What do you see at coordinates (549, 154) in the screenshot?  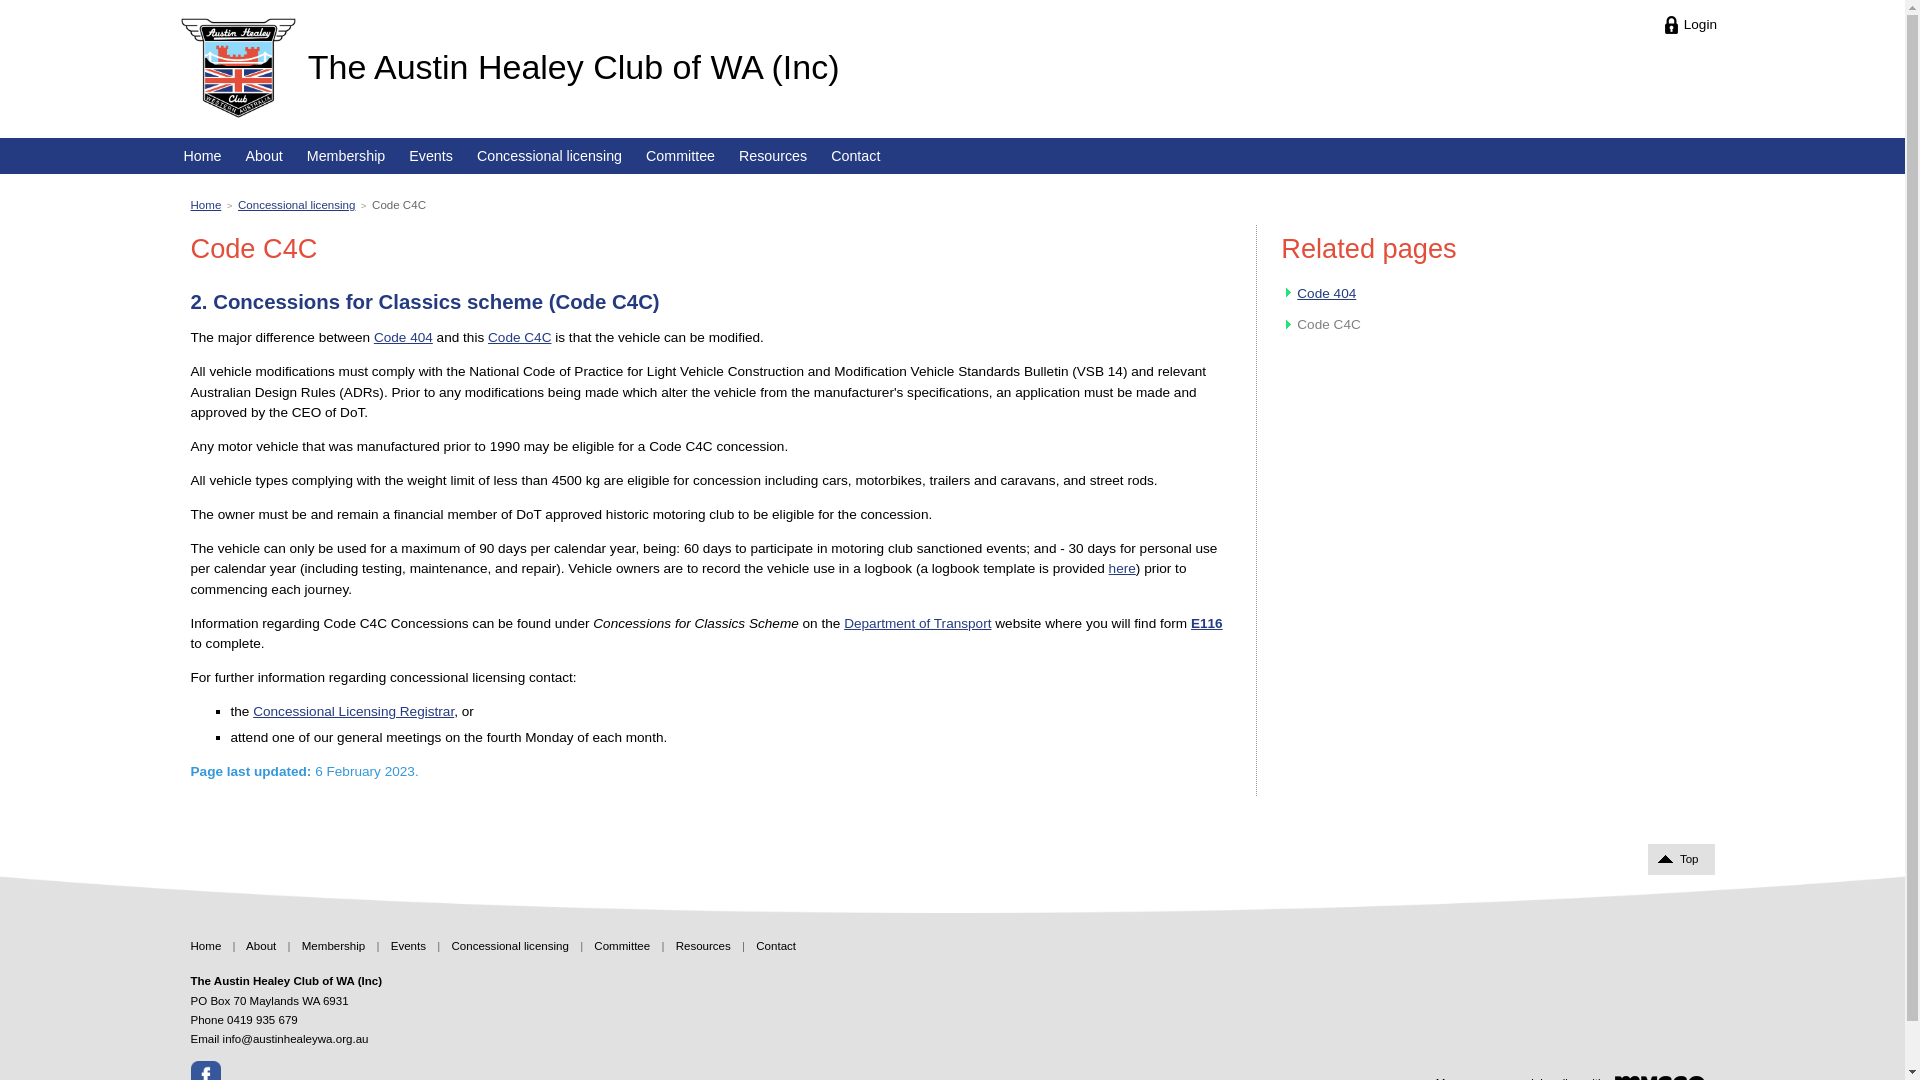 I see `'Concessional licensing'` at bounding box center [549, 154].